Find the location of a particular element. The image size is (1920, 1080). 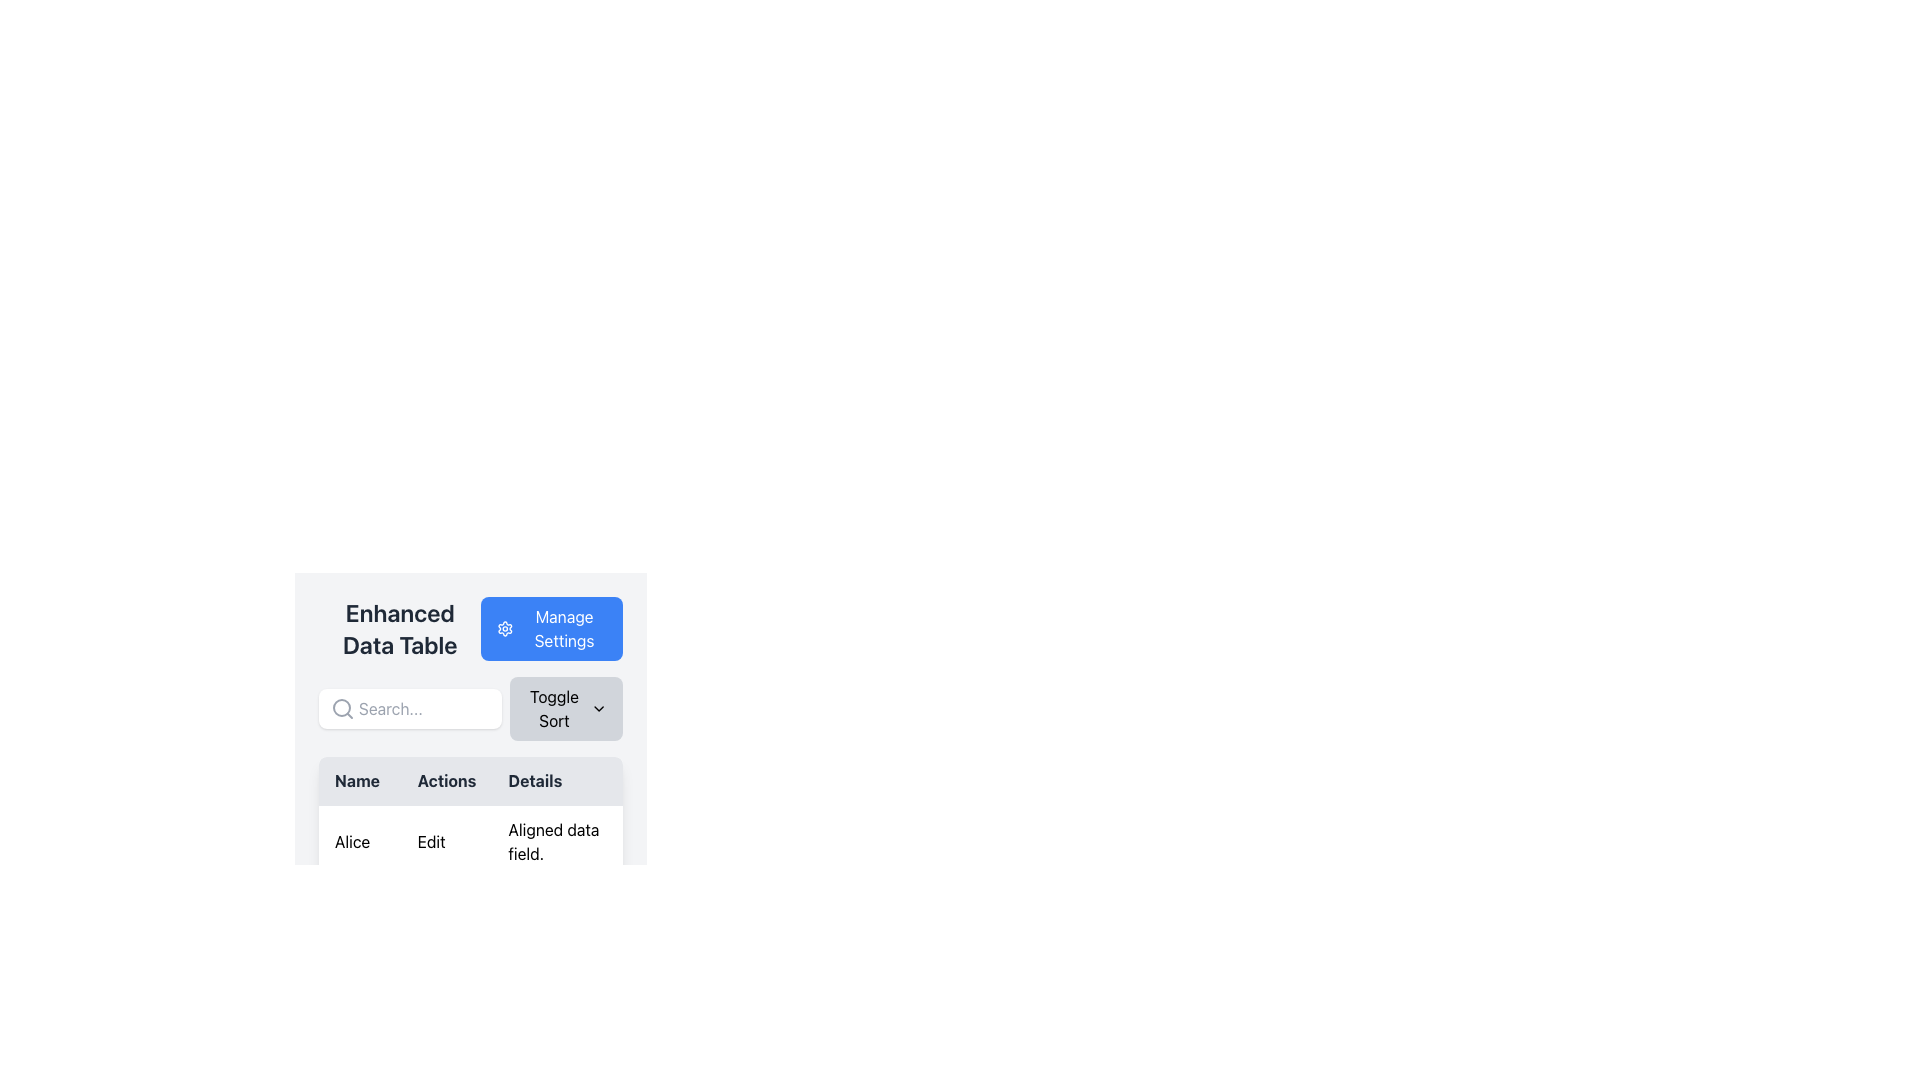

the cell containing 'Alice' in the first row of the data table is located at coordinates (469, 914).